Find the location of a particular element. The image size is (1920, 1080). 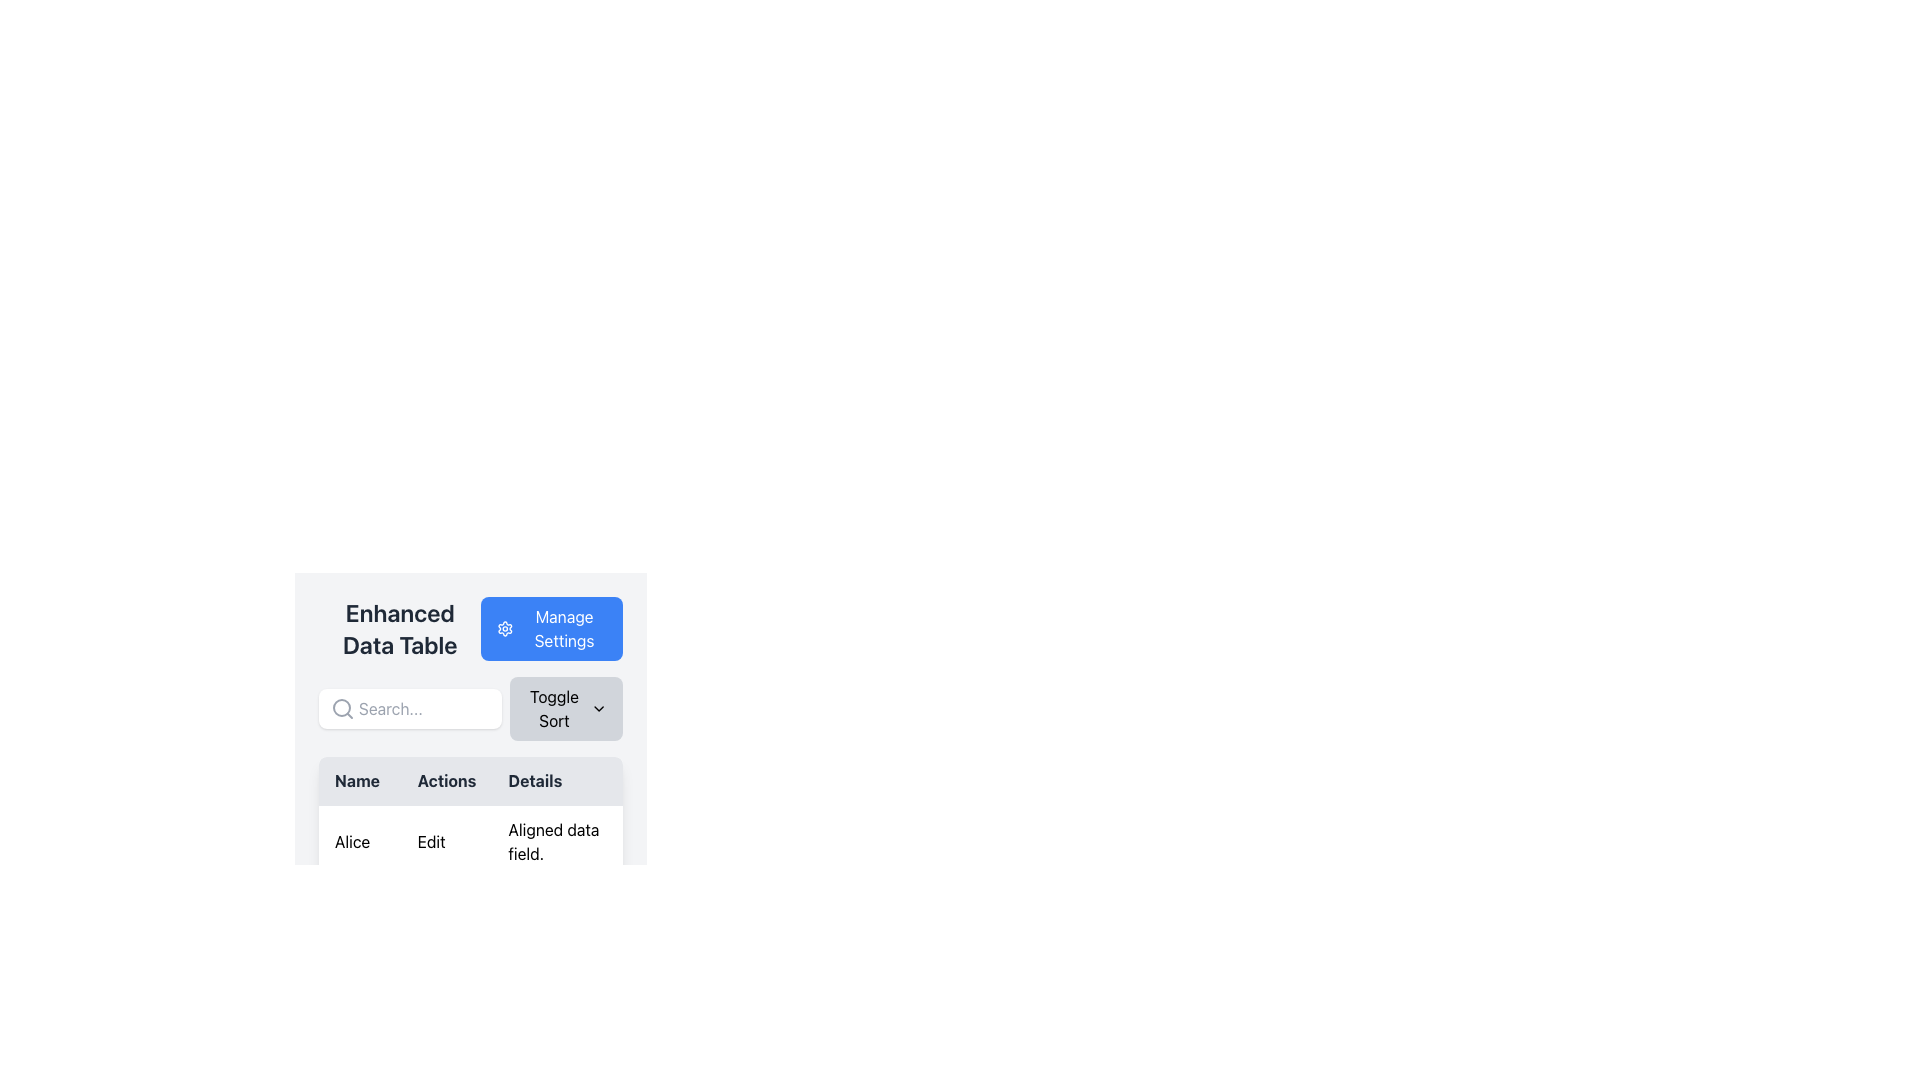

the cell containing 'Alice' in the first row of the data table is located at coordinates (469, 914).